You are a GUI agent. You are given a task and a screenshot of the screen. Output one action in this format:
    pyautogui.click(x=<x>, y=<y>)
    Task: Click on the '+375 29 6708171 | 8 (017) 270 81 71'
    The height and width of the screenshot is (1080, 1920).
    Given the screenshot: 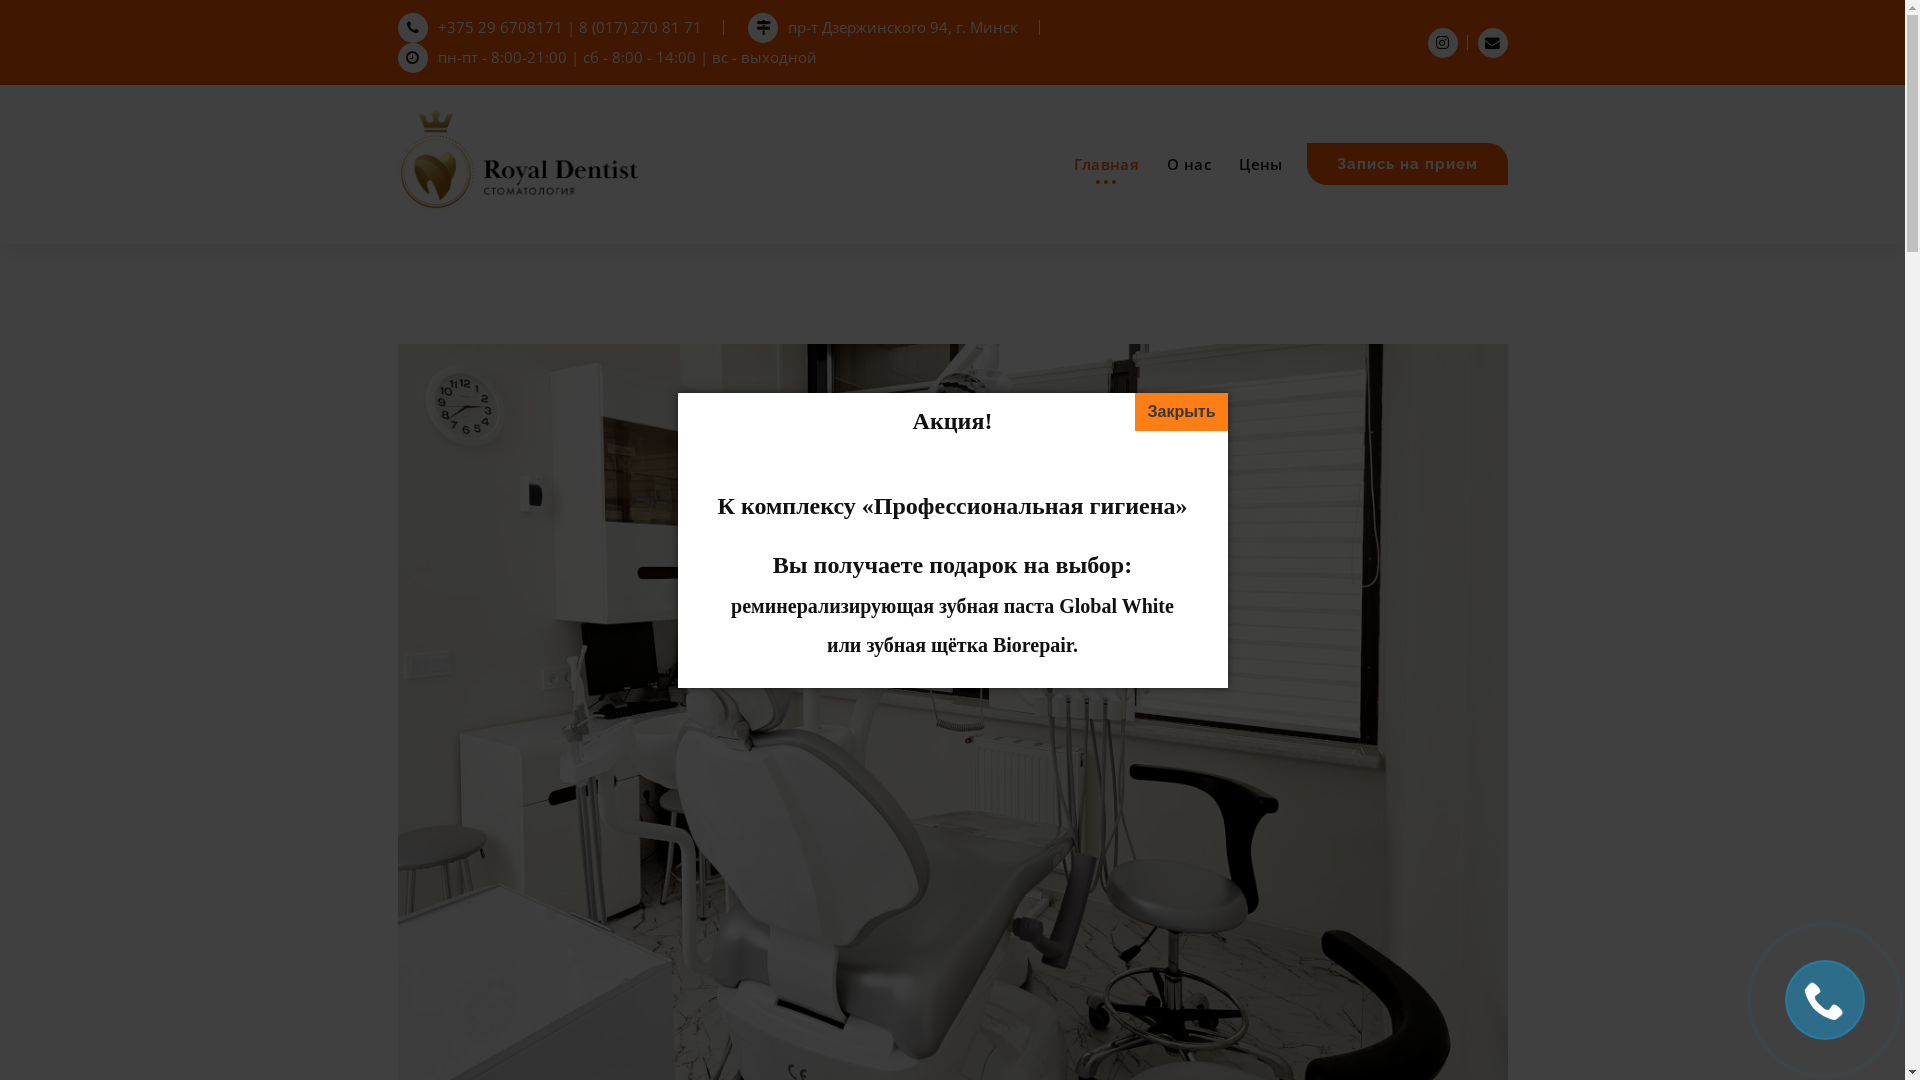 What is the action you would take?
    pyautogui.click(x=550, y=26)
    